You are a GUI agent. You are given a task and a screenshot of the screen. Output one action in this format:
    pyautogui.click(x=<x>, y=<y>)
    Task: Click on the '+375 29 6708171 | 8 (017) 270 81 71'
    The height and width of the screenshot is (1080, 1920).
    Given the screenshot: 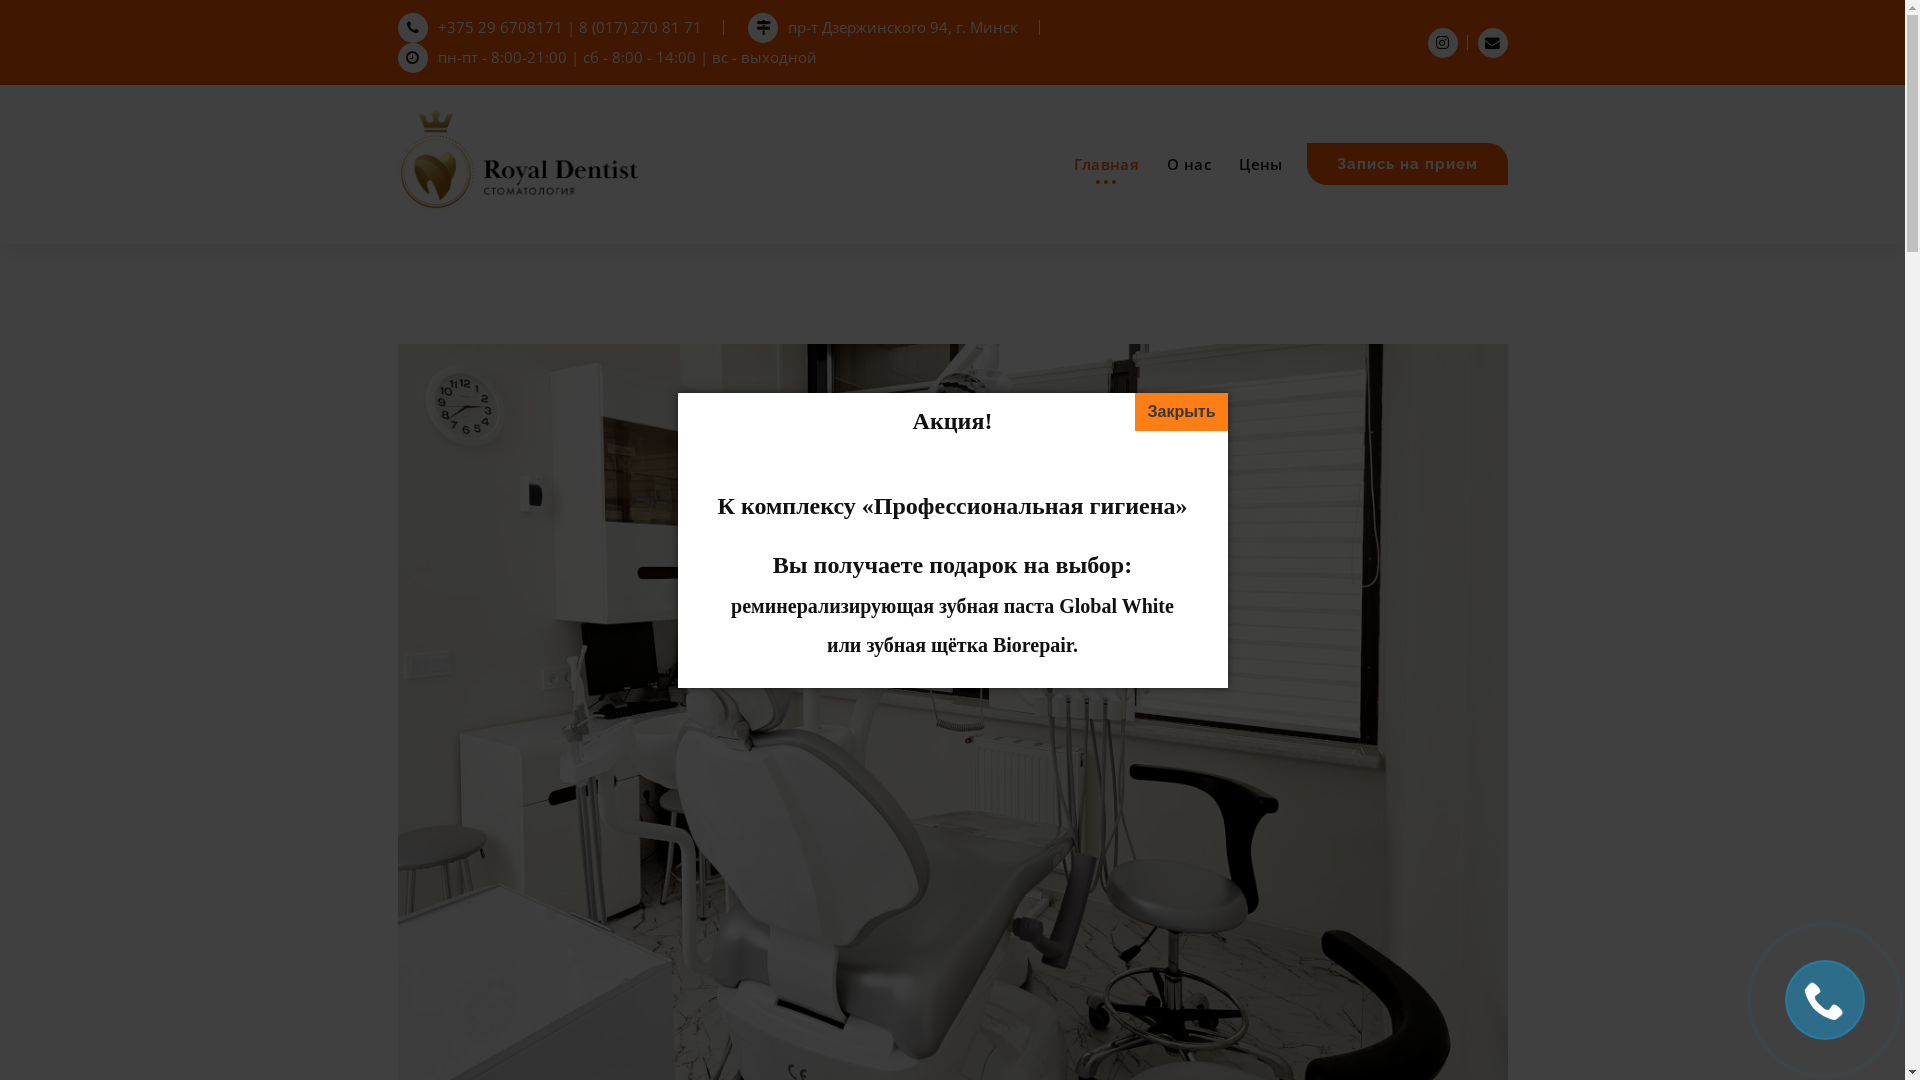 What is the action you would take?
    pyautogui.click(x=550, y=26)
    